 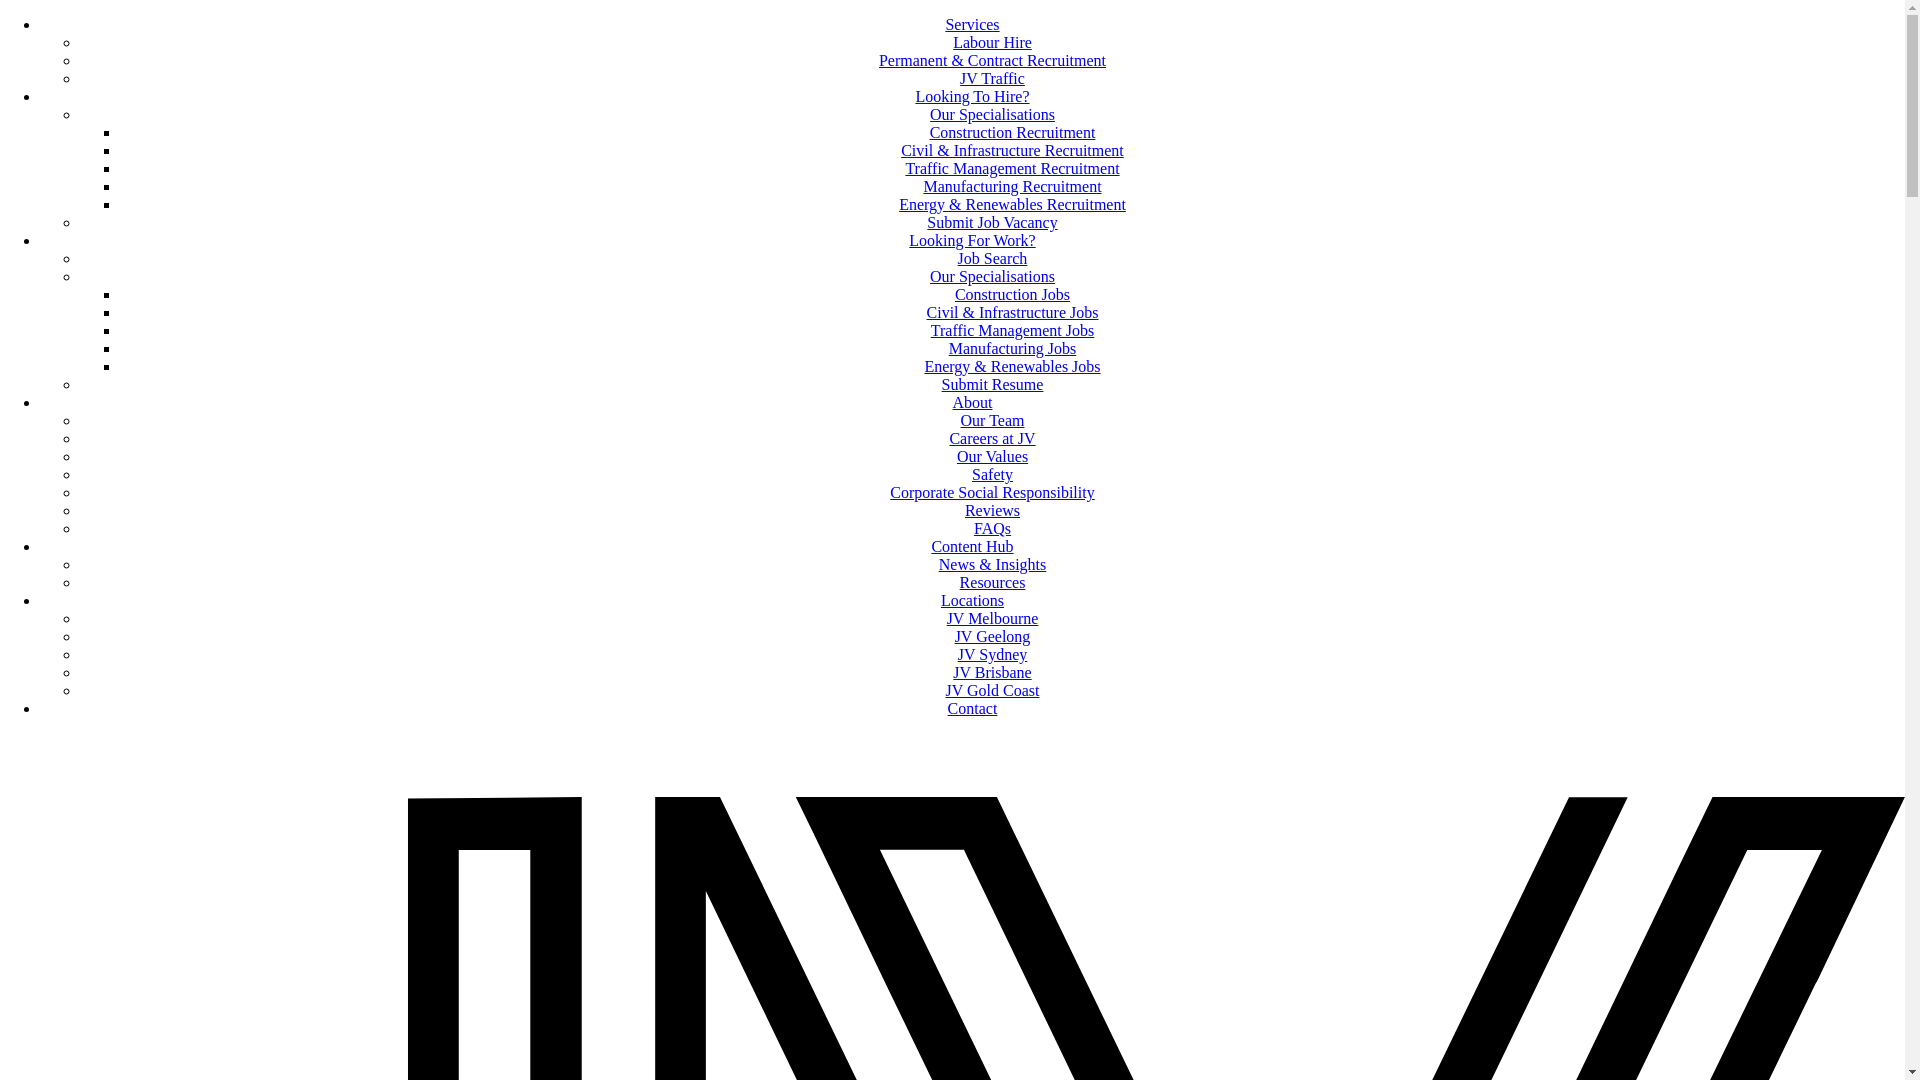 I want to click on 'Reviews', so click(x=992, y=509).